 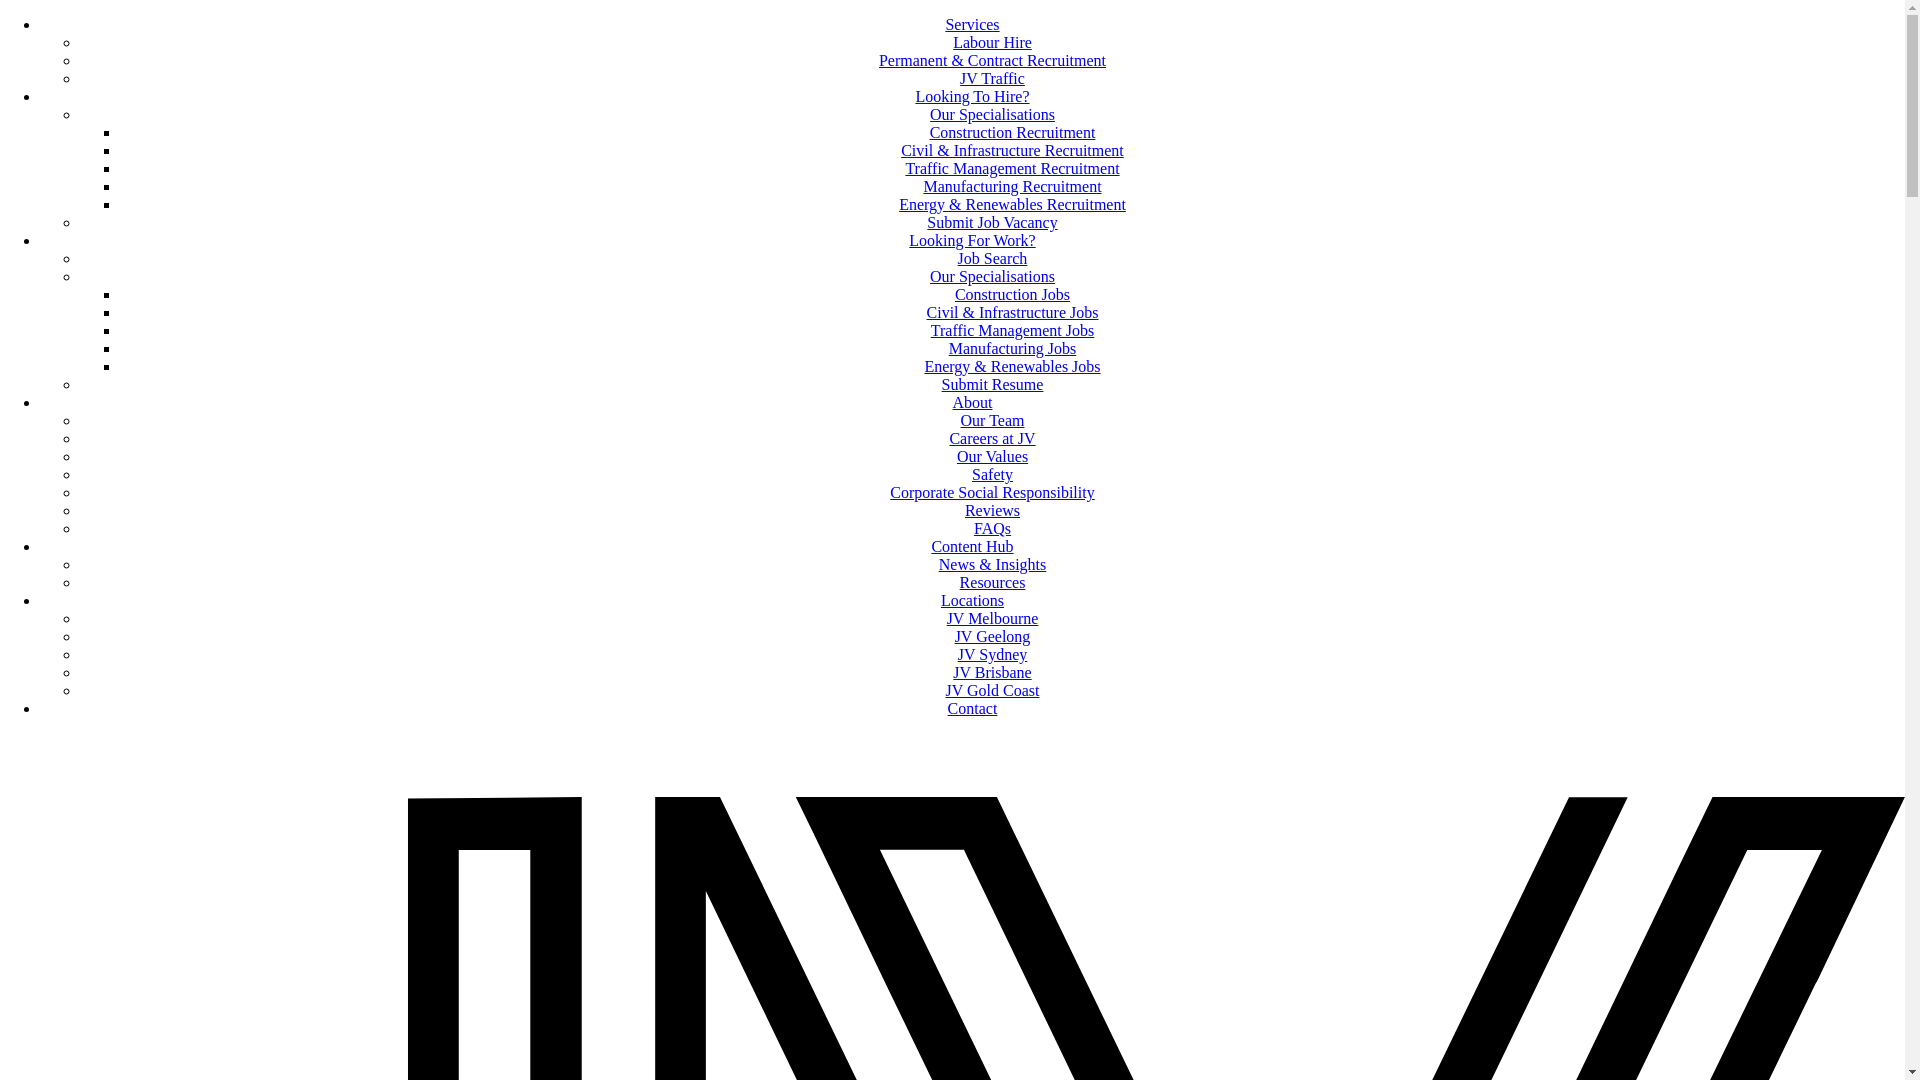 I want to click on 'Reviews', so click(x=992, y=509).